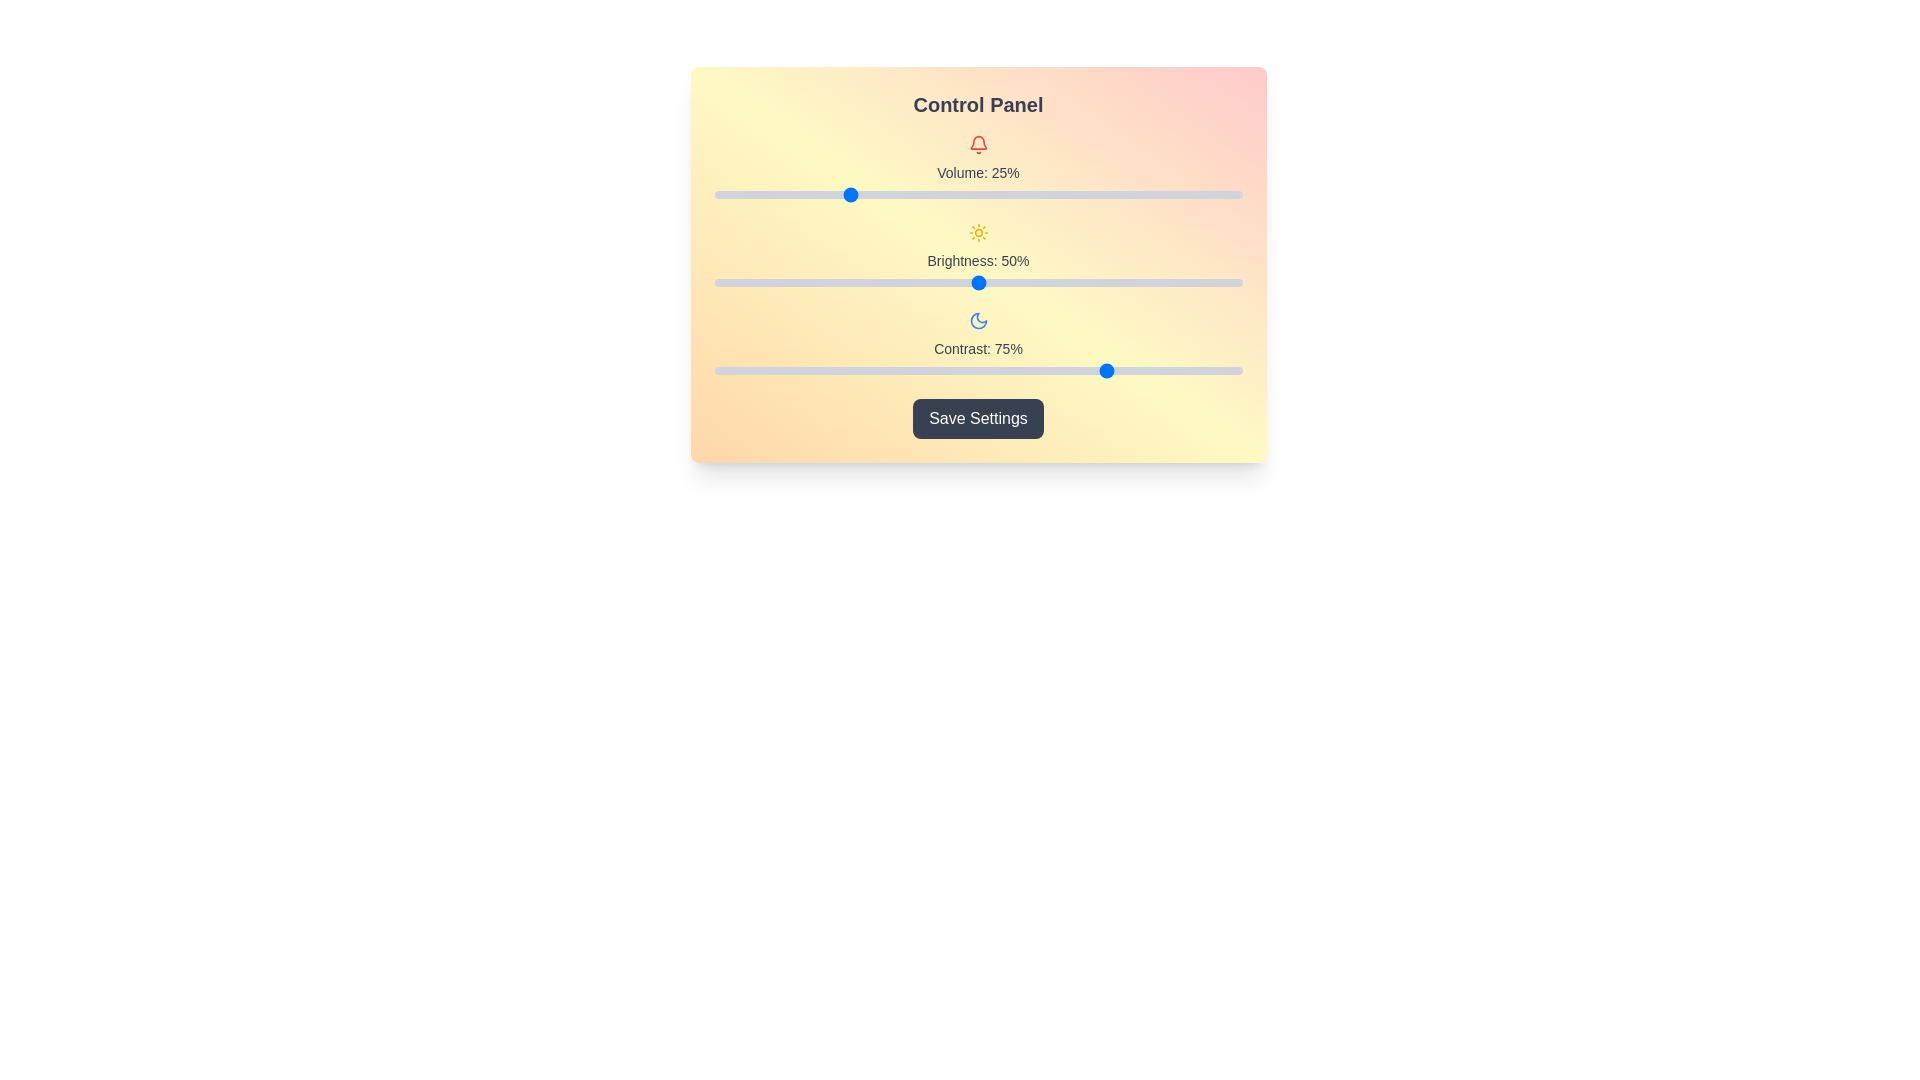  What do you see at coordinates (1200, 195) in the screenshot?
I see `the volume` at bounding box center [1200, 195].